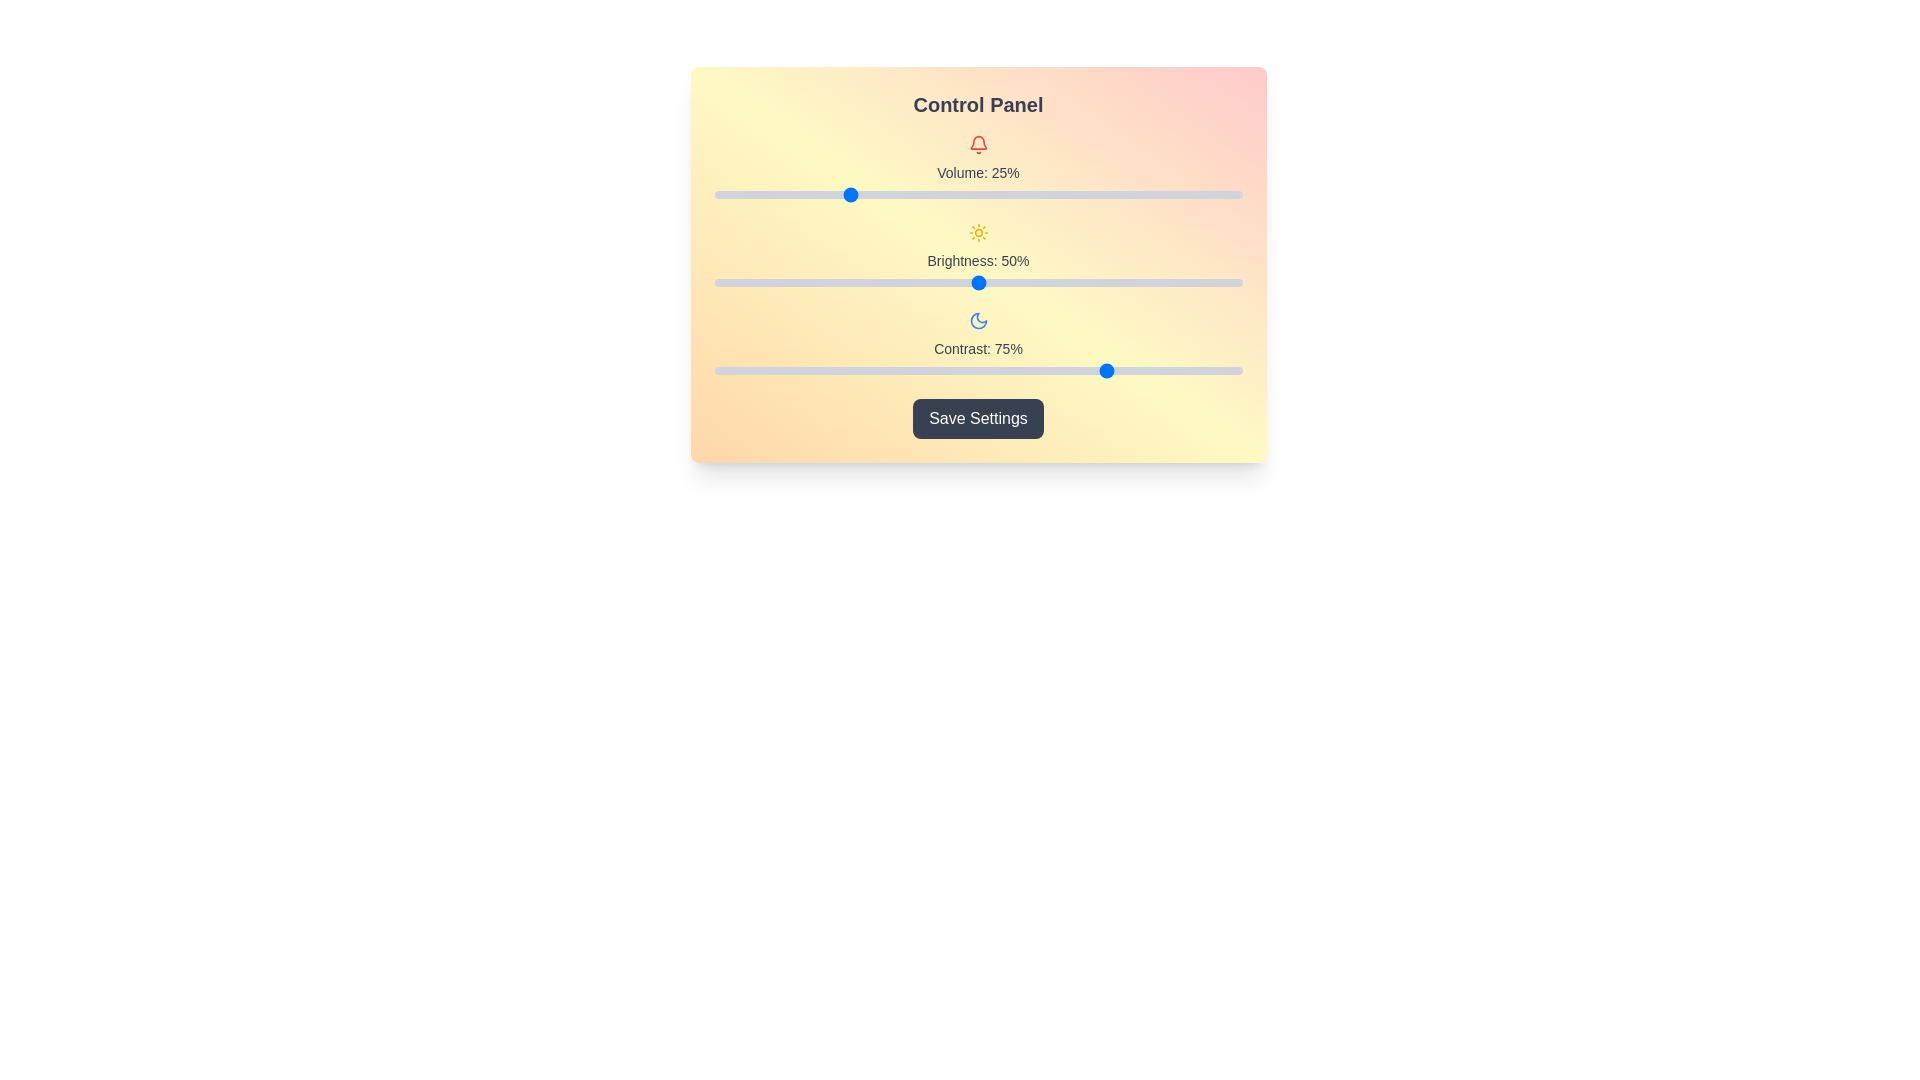  What do you see at coordinates (1200, 195) in the screenshot?
I see `the volume` at bounding box center [1200, 195].